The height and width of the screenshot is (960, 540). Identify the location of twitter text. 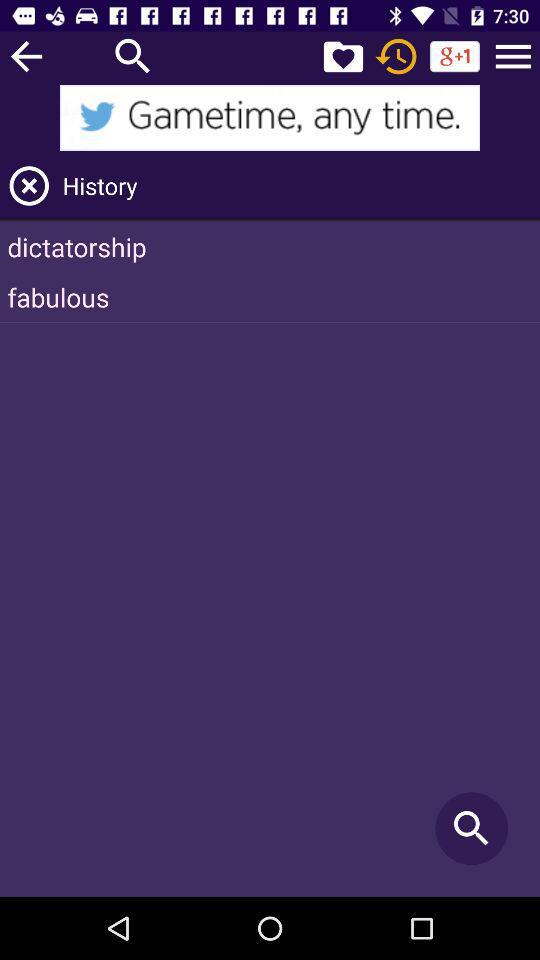
(270, 117).